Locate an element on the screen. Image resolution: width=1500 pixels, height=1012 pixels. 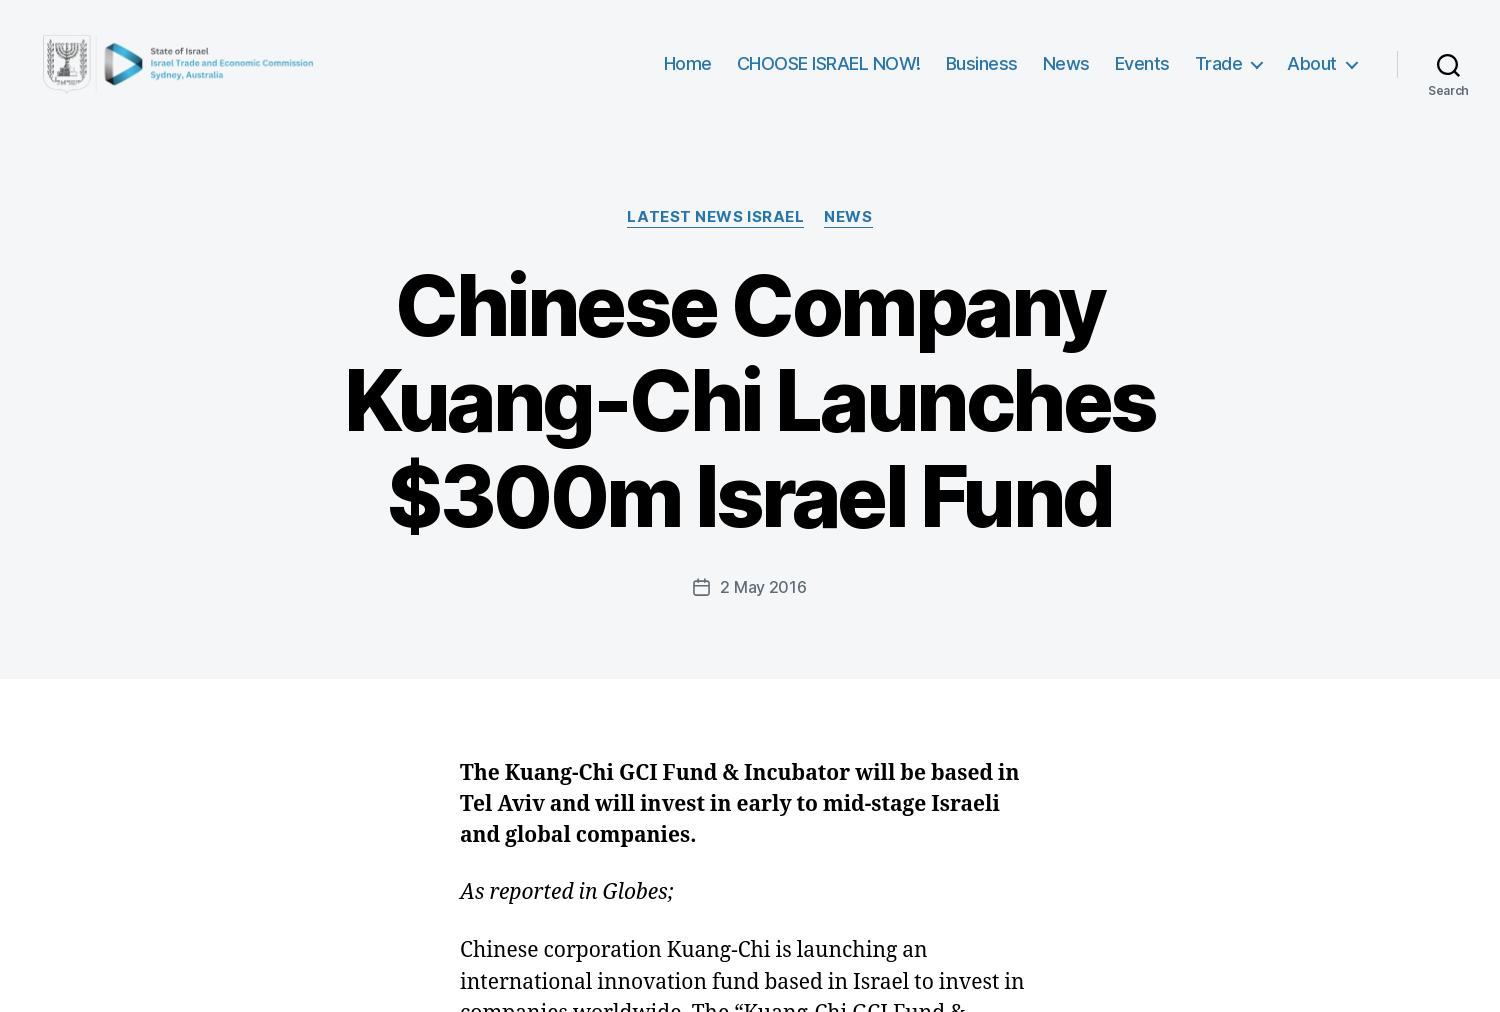
'Twitter' is located at coordinates (514, 382).